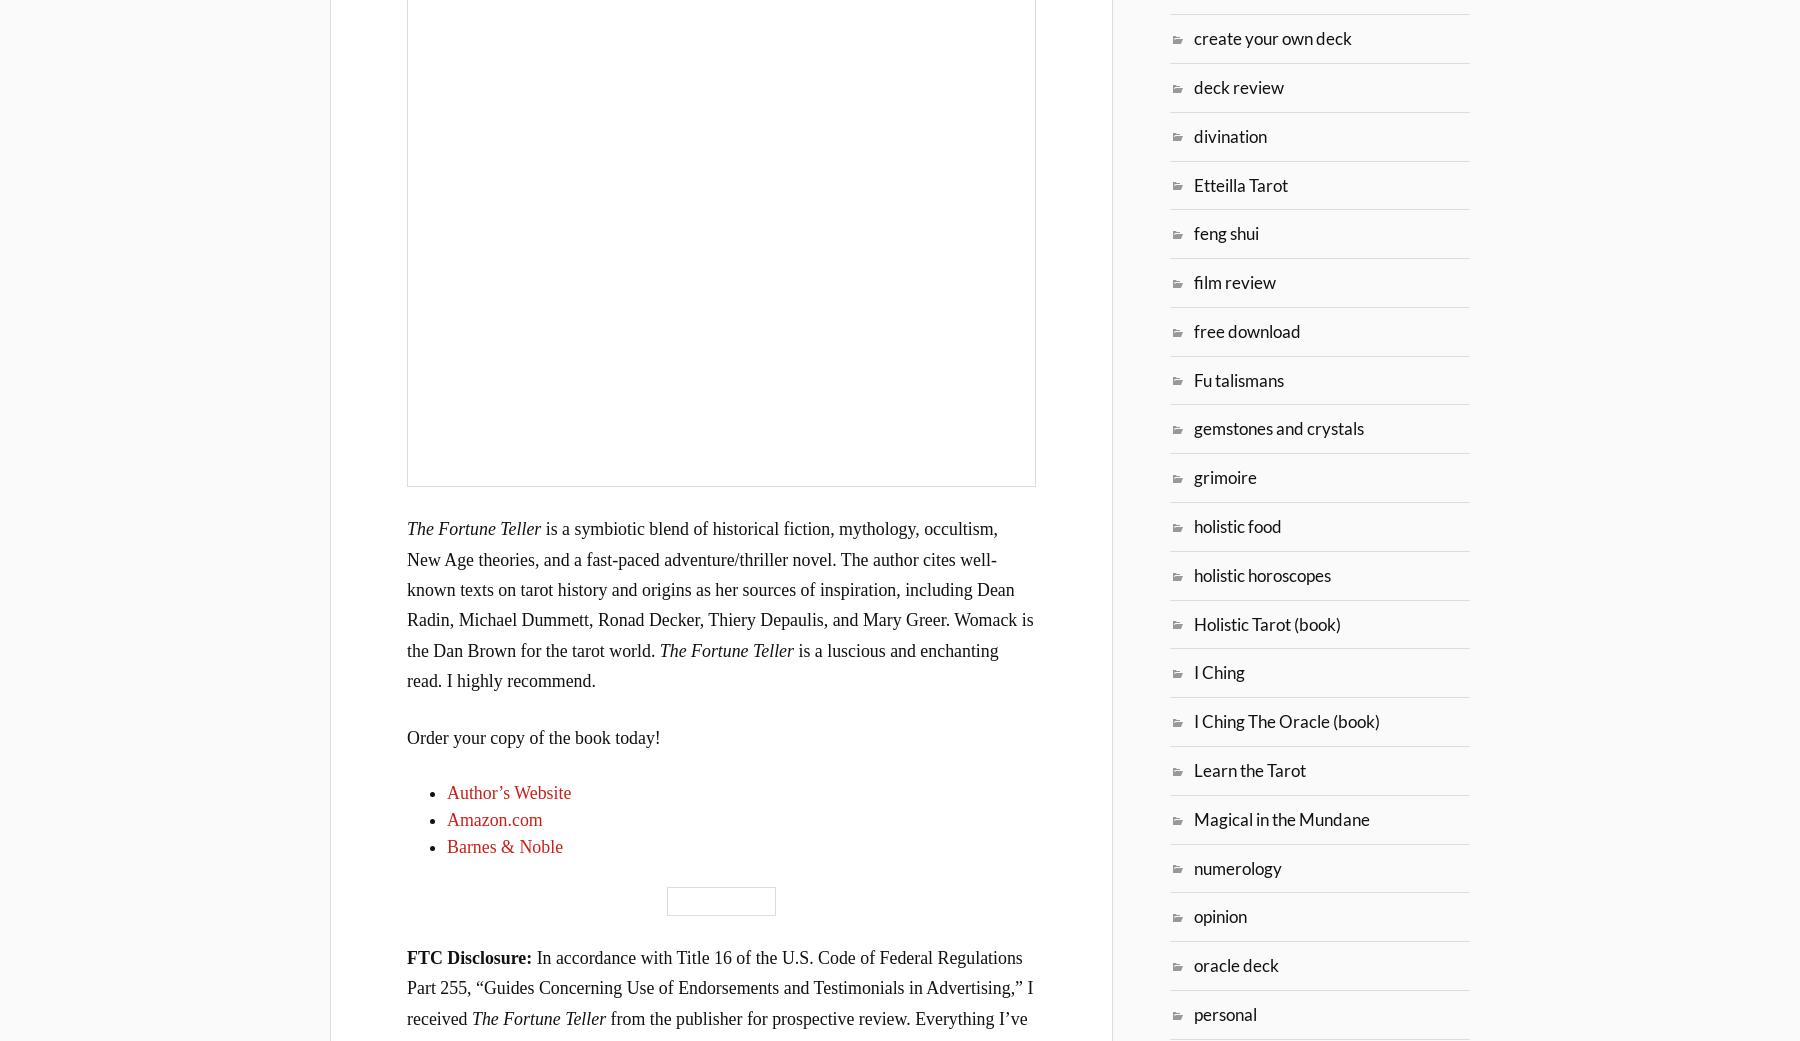 Image resolution: width=1800 pixels, height=1041 pixels. What do you see at coordinates (1192, 623) in the screenshot?
I see `'Holistic Tarot (book)'` at bounding box center [1192, 623].